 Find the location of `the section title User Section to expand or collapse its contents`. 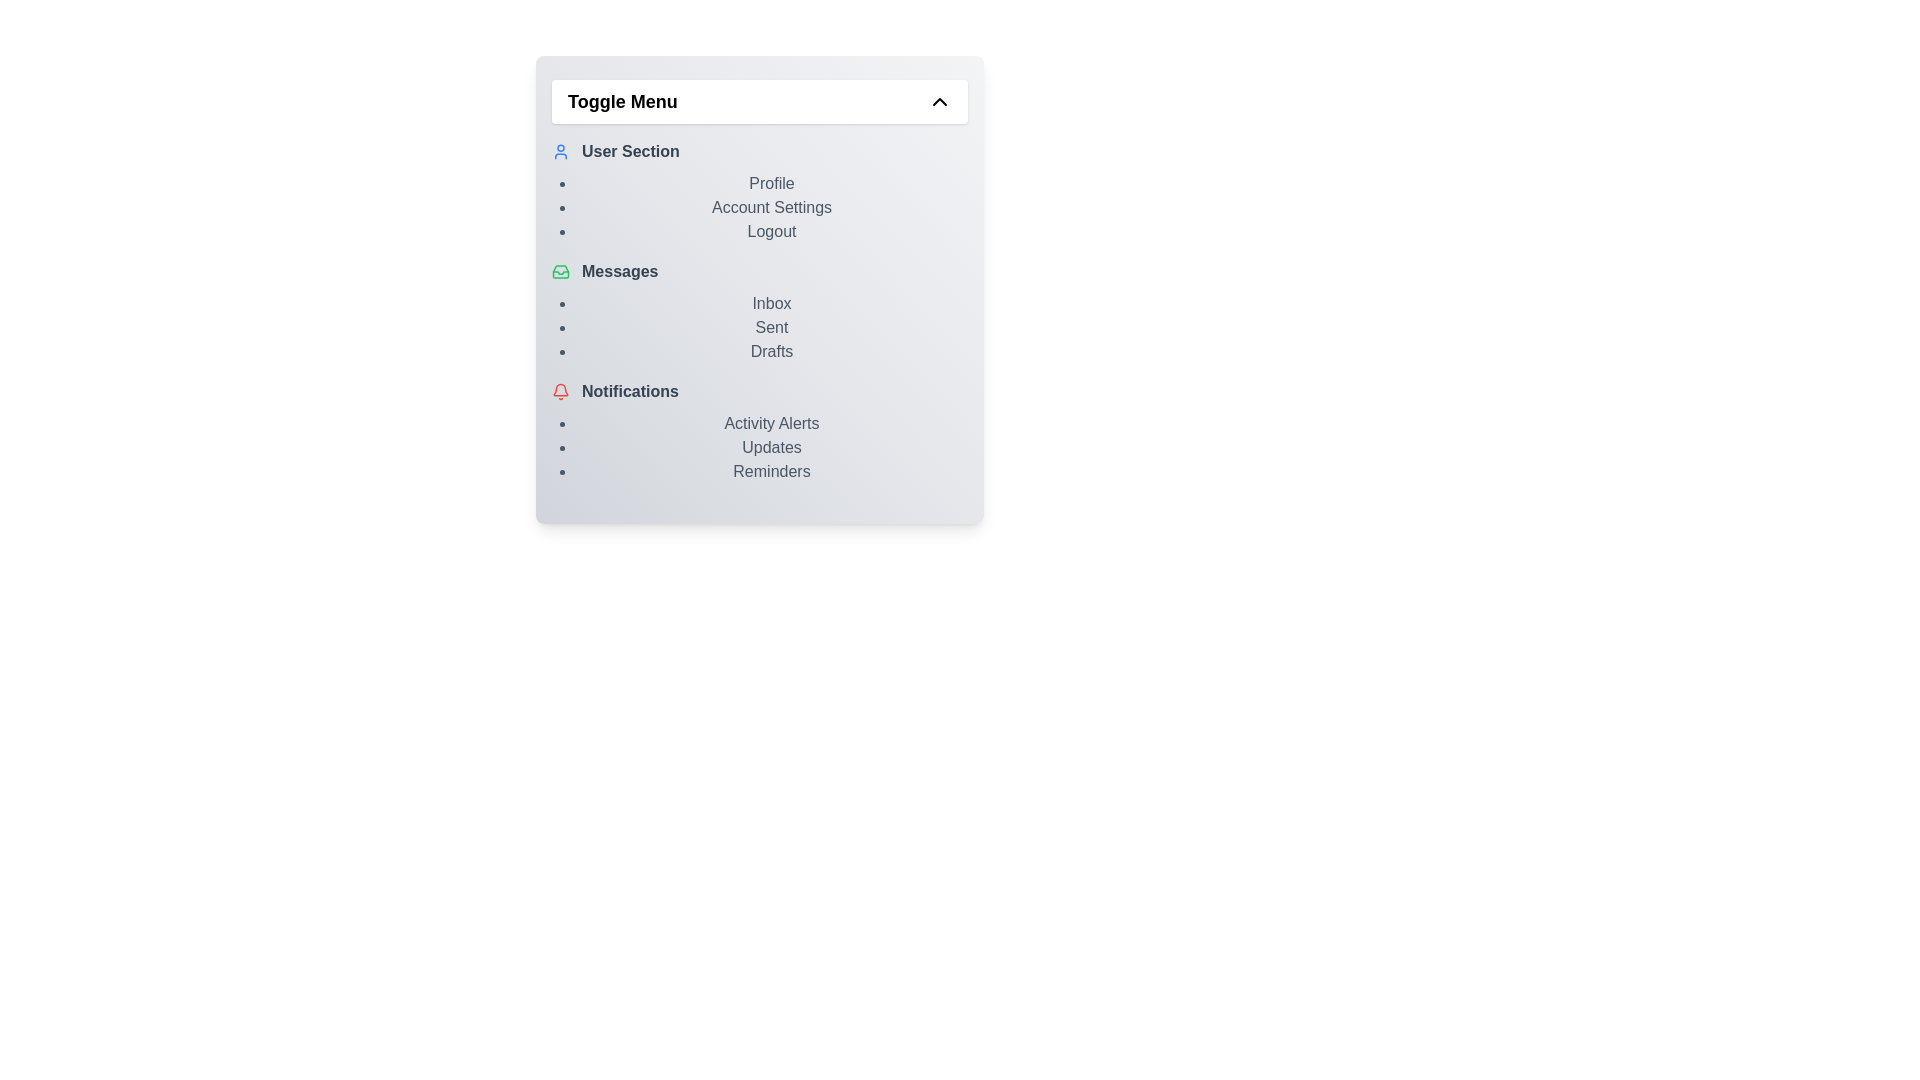

the section title User Section to expand or collapse its contents is located at coordinates (758, 150).